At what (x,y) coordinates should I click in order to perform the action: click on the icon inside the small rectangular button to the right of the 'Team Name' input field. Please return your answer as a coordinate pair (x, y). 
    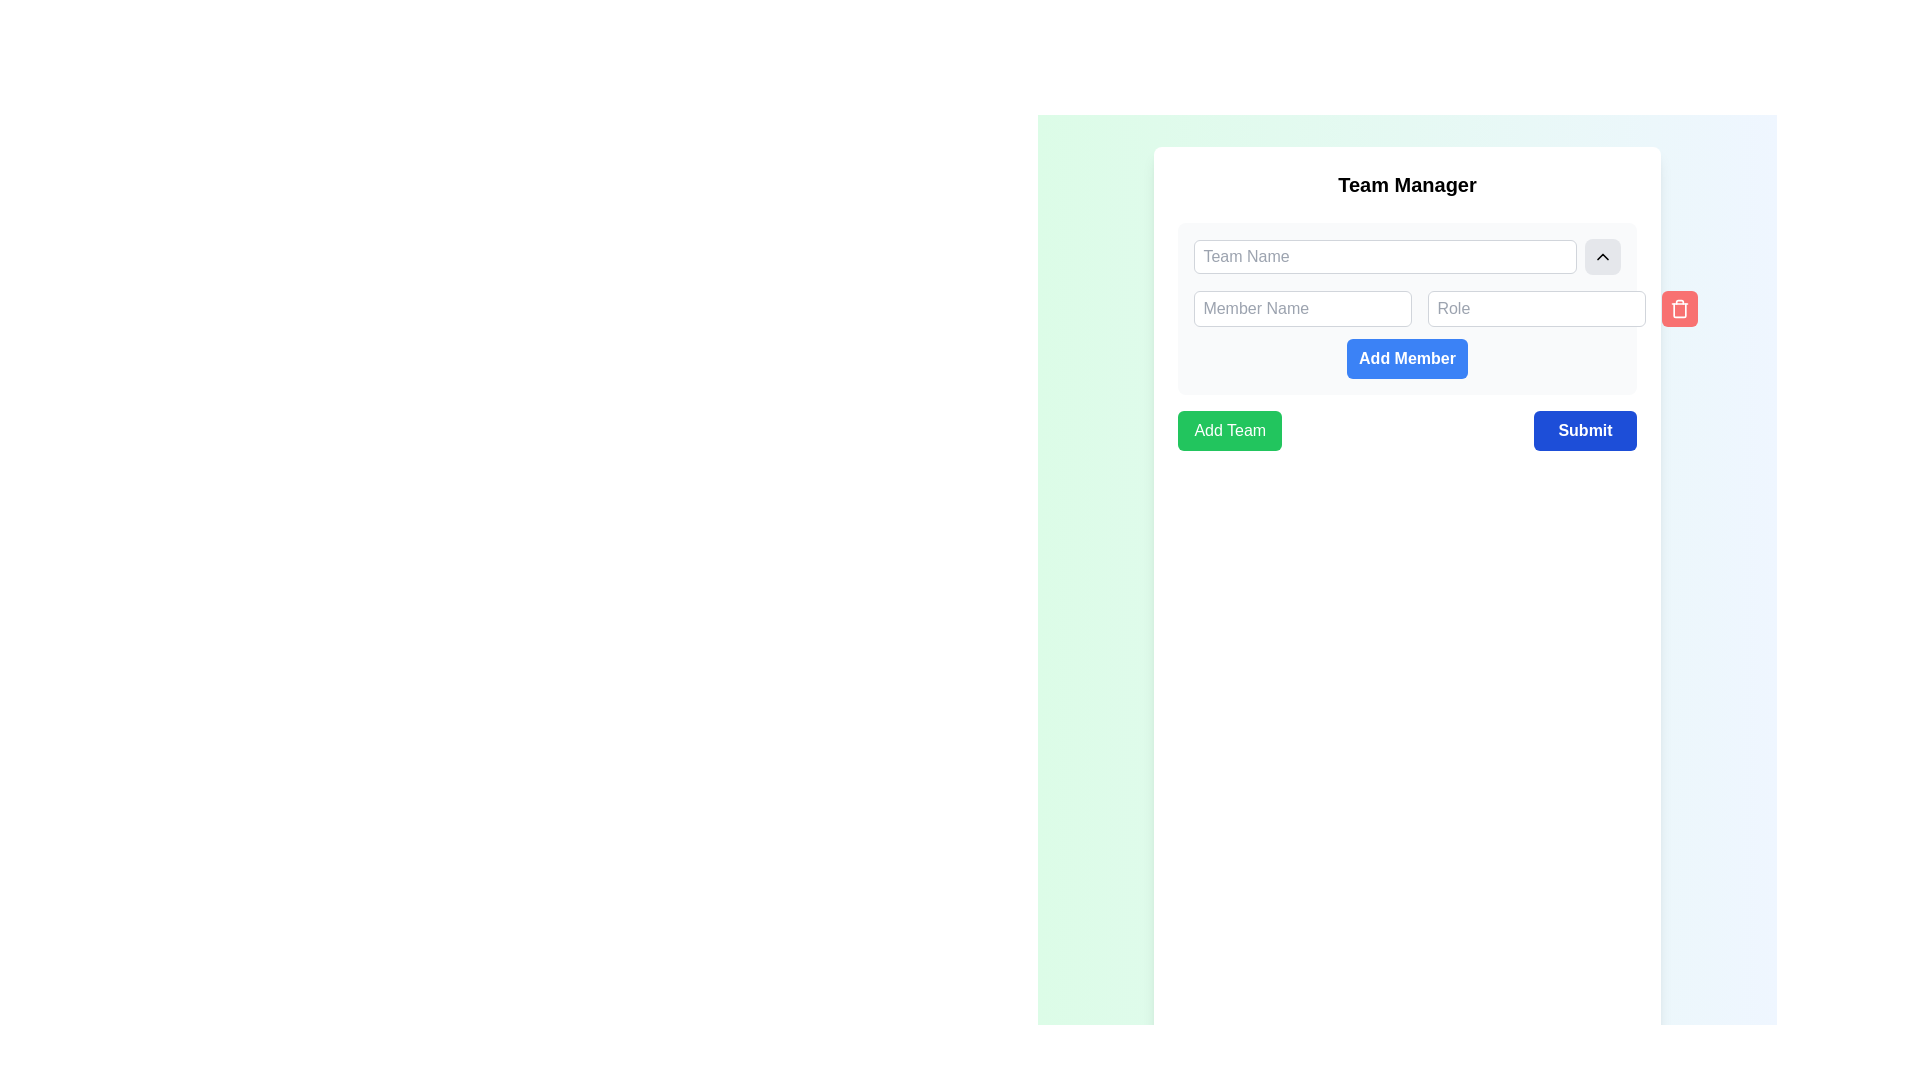
    Looking at the image, I should click on (1602, 256).